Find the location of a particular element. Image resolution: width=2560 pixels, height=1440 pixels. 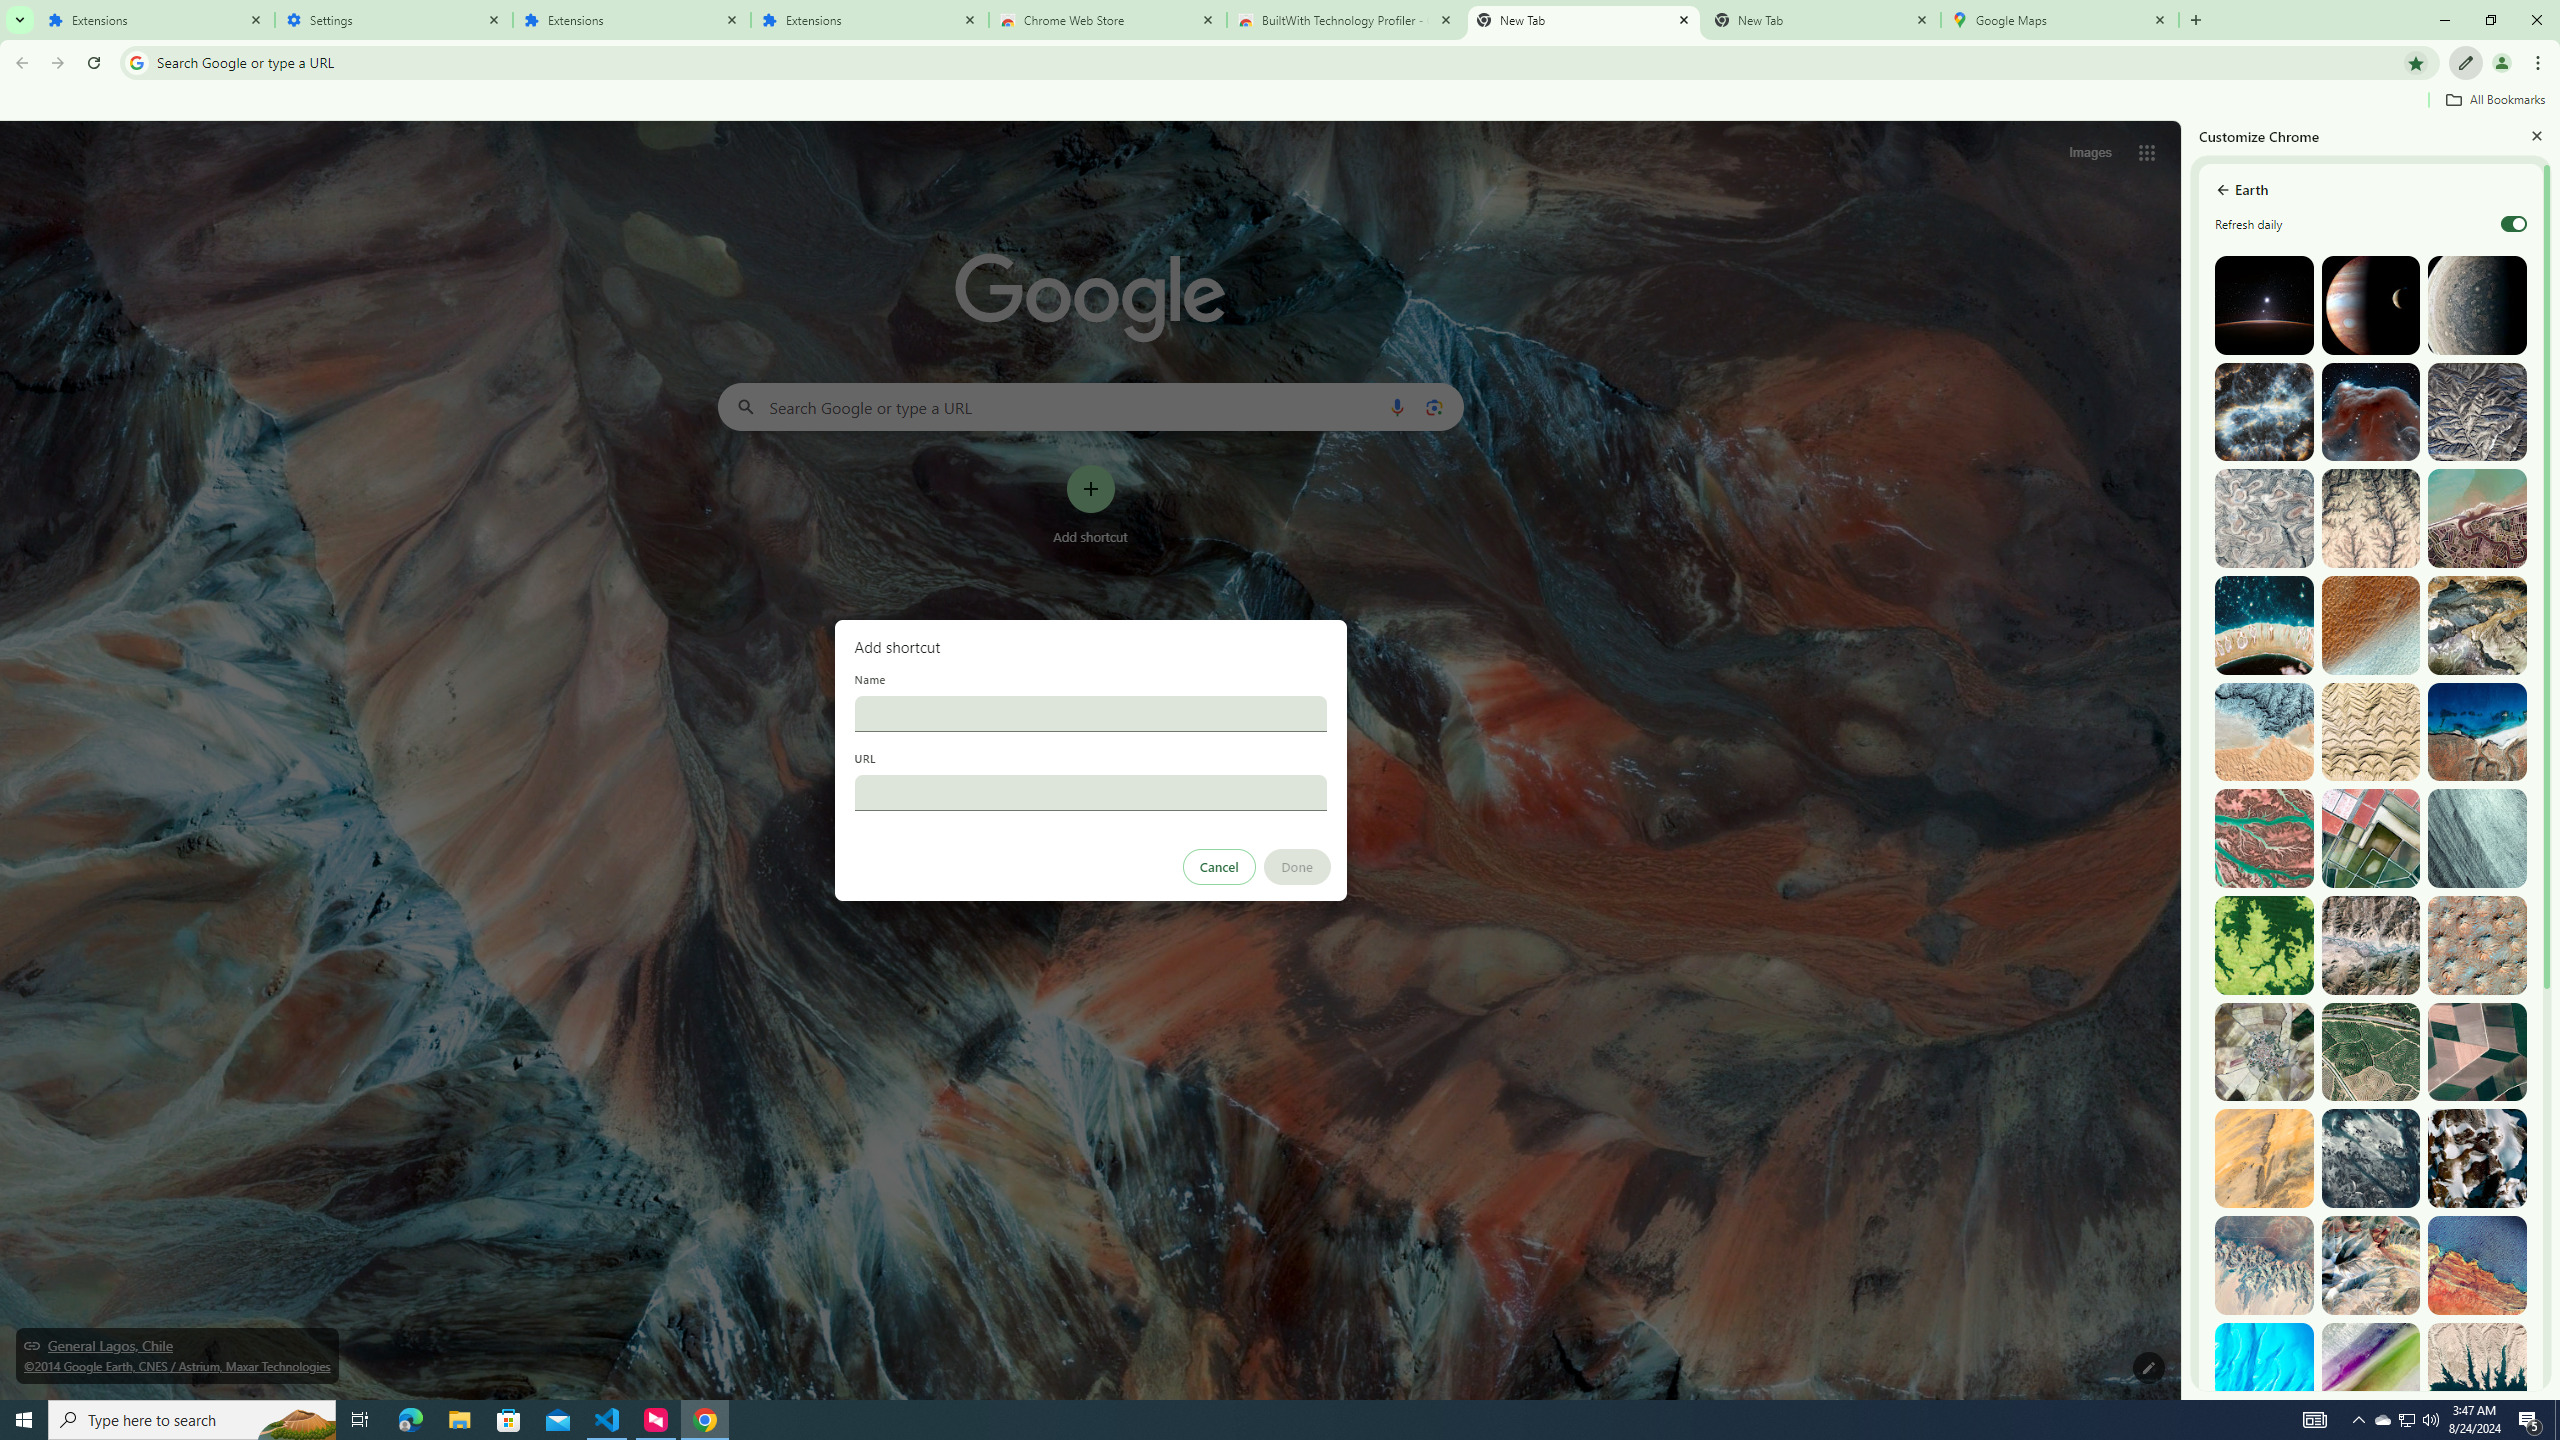

'Reload' is located at coordinates (93, 62).